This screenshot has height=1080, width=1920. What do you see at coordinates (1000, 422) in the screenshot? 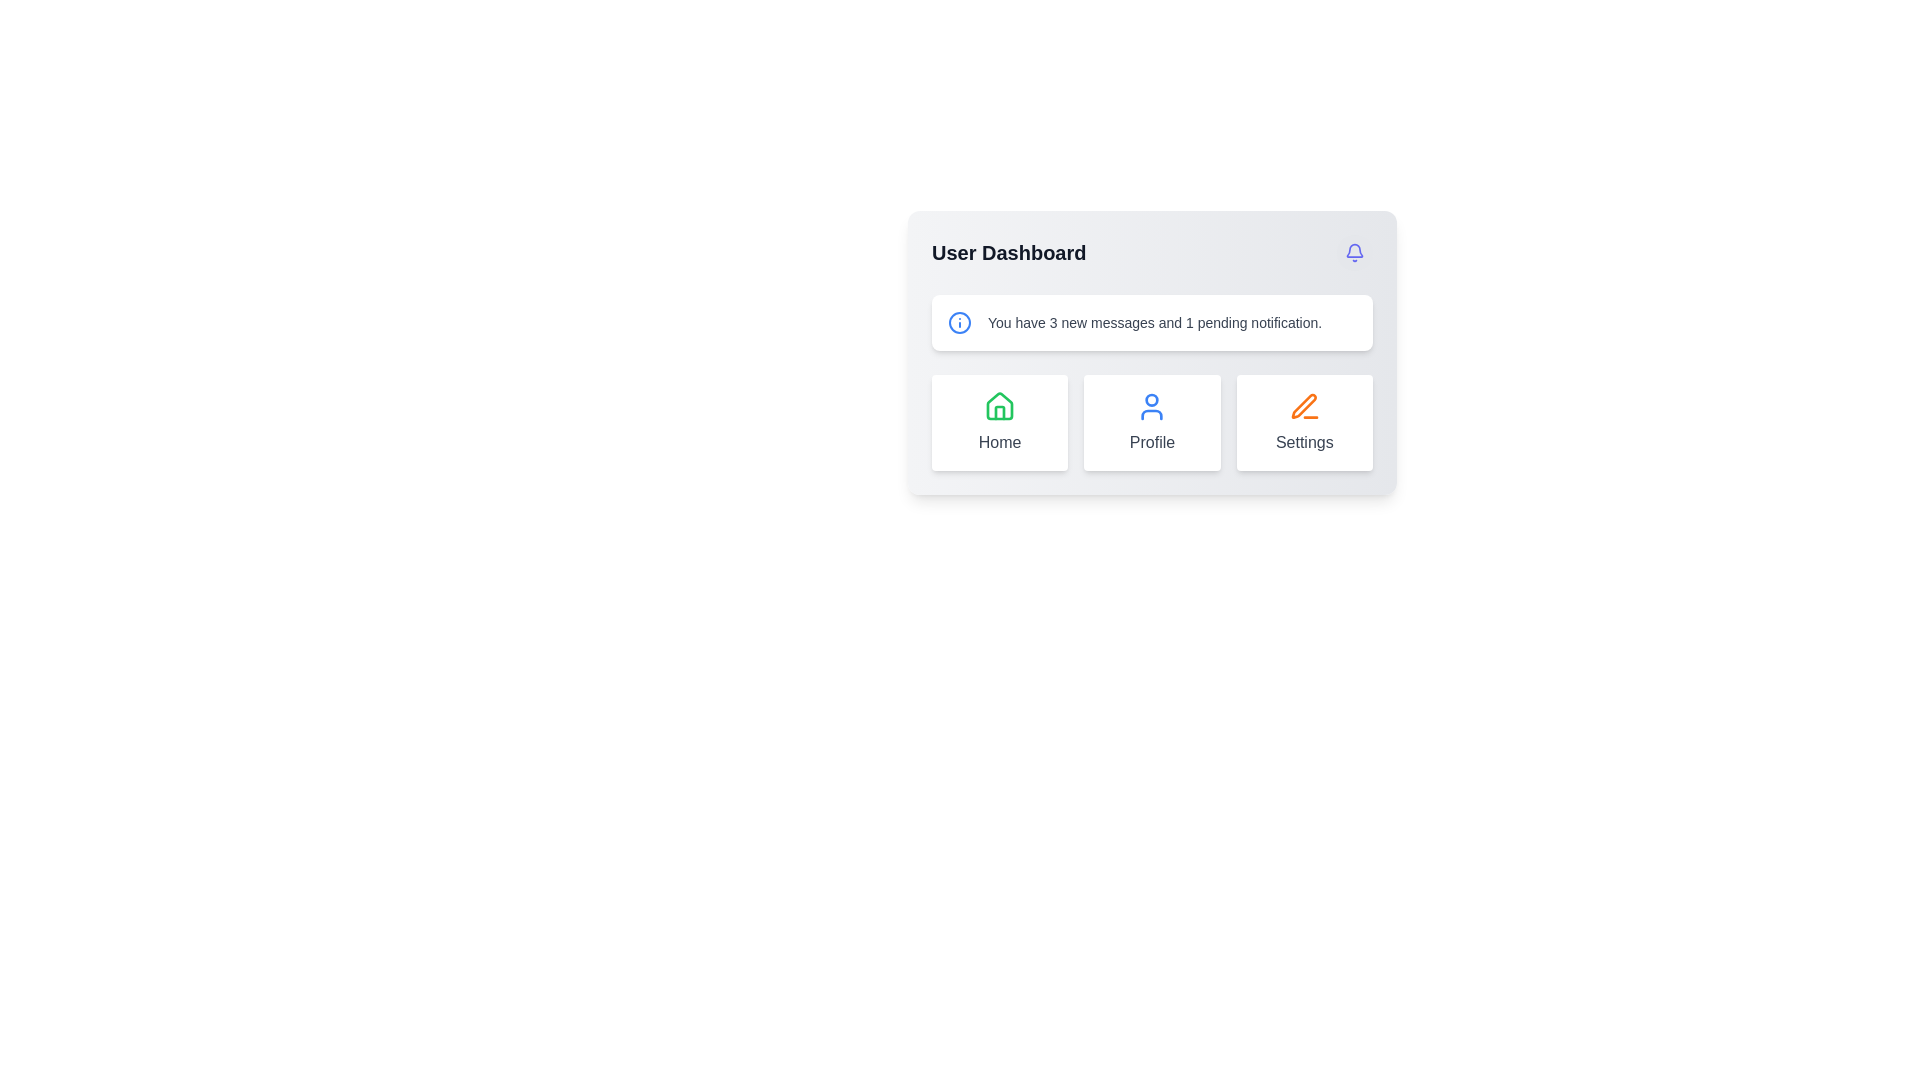
I see `the 'Home' card, which is the leftmost card in a grid of three cards including 'Profile' and 'Settings'` at bounding box center [1000, 422].